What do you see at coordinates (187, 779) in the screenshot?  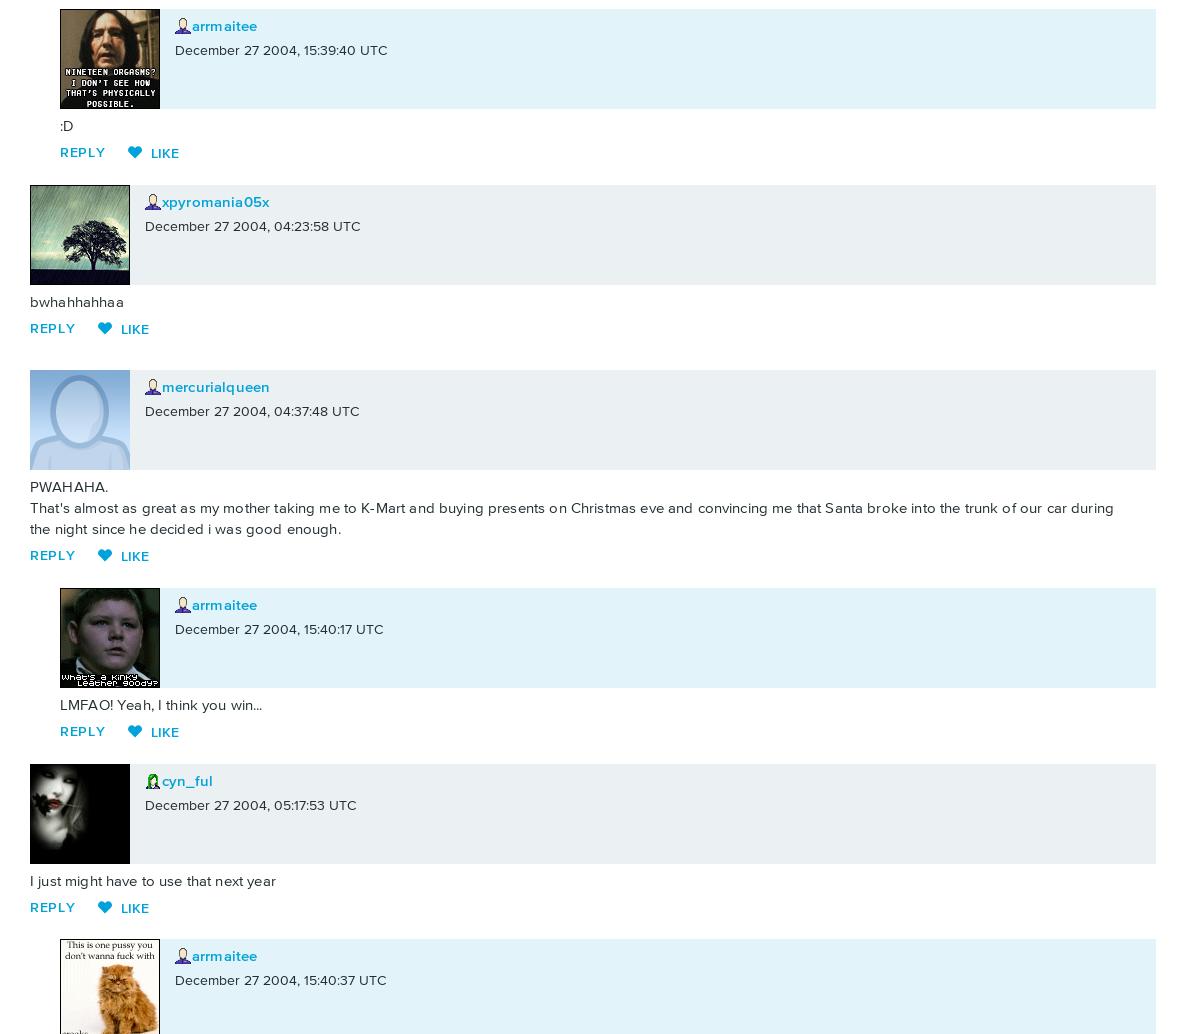 I see `'cyn_ful'` at bounding box center [187, 779].